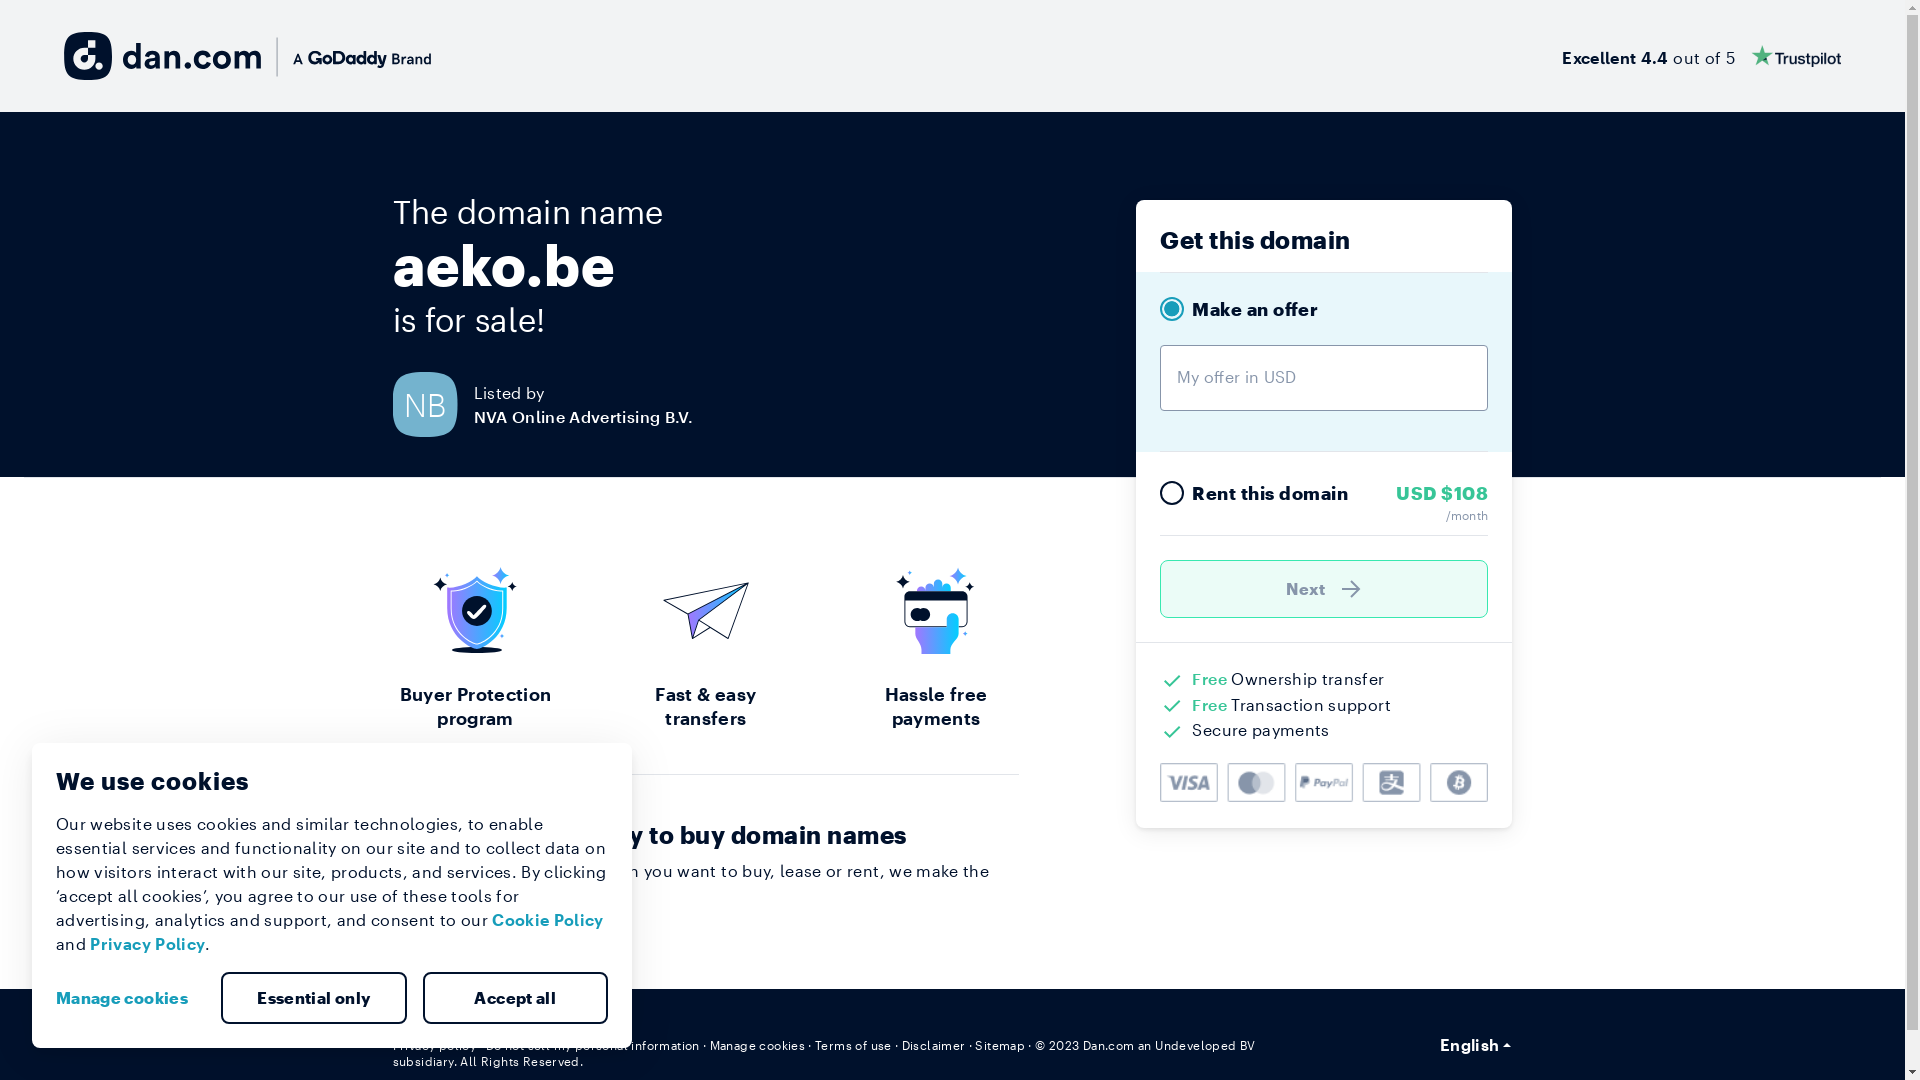 The image size is (1920, 1080). Describe the element at coordinates (432, 1044) in the screenshot. I see `'Privacy policy'` at that location.